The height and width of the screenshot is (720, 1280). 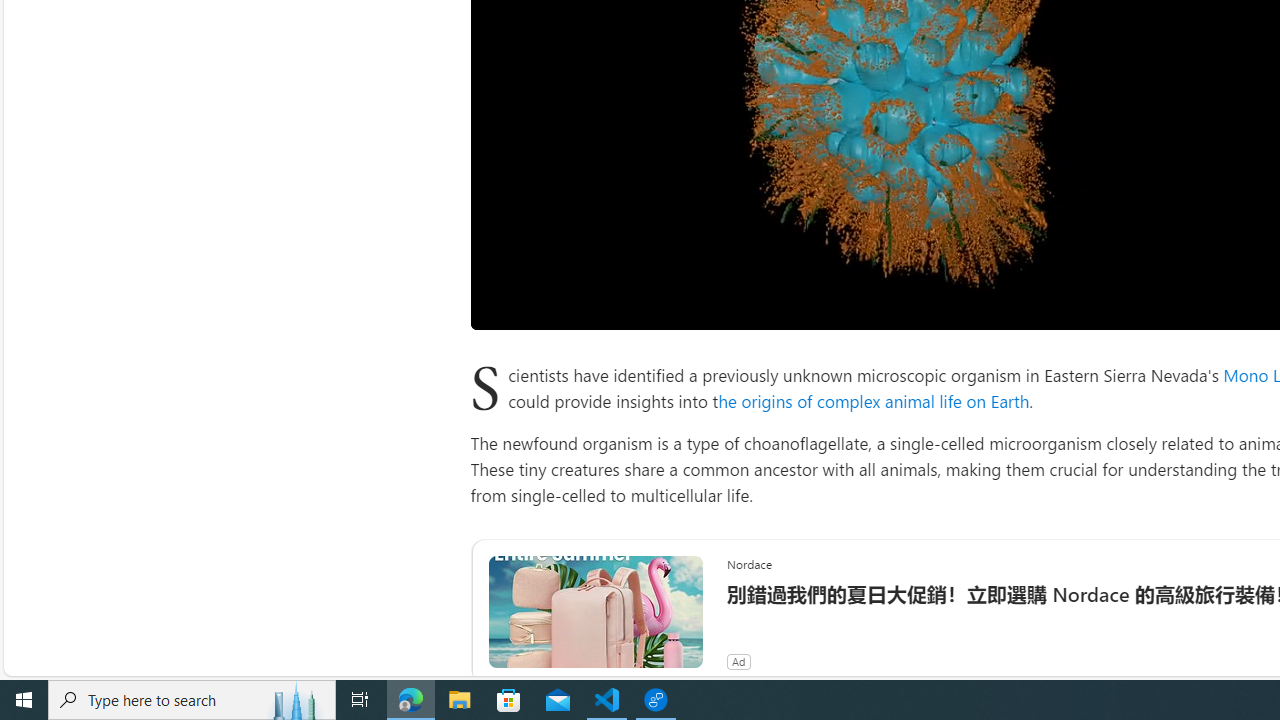 What do you see at coordinates (737, 661) in the screenshot?
I see `'Ad'` at bounding box center [737, 661].